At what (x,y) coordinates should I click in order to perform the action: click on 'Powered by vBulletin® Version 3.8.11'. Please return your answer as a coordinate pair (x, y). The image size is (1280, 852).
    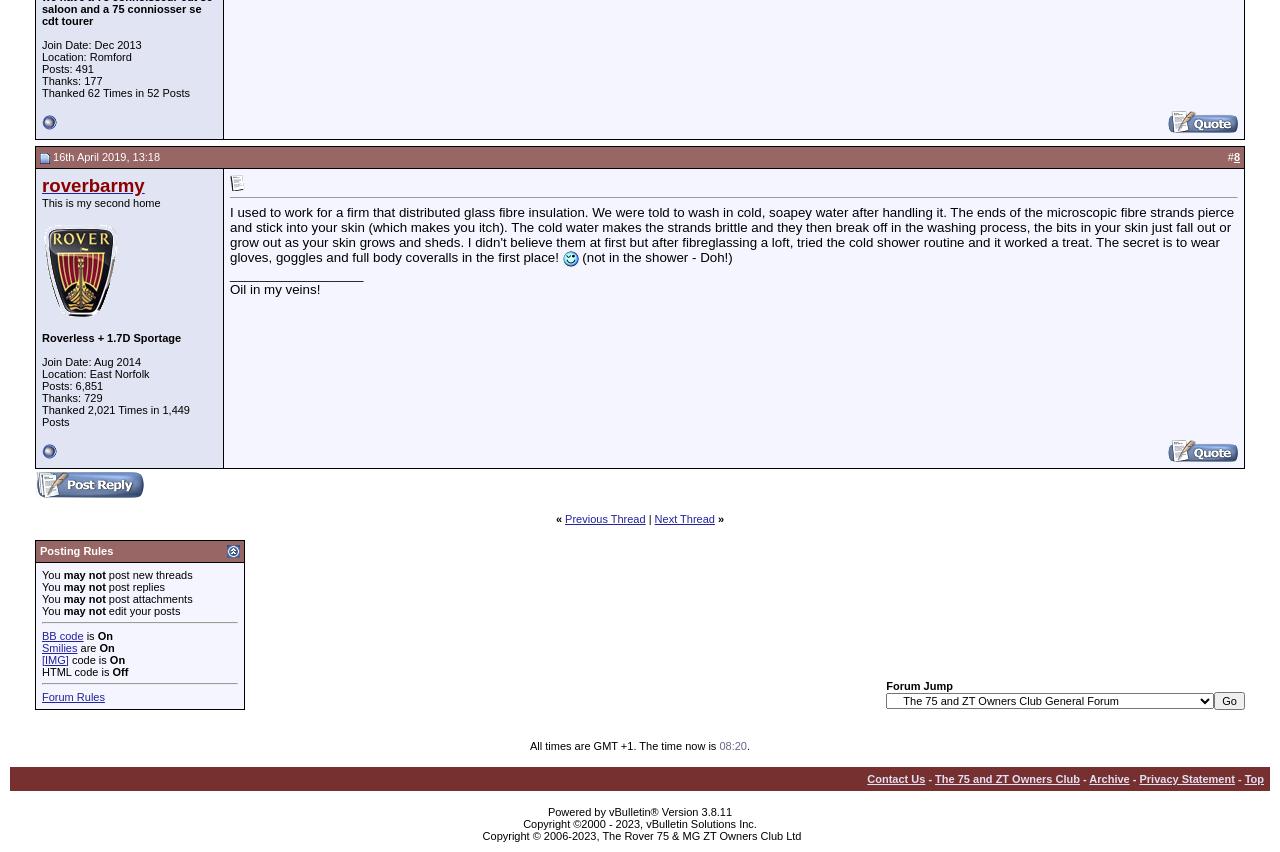
    Looking at the image, I should click on (638, 810).